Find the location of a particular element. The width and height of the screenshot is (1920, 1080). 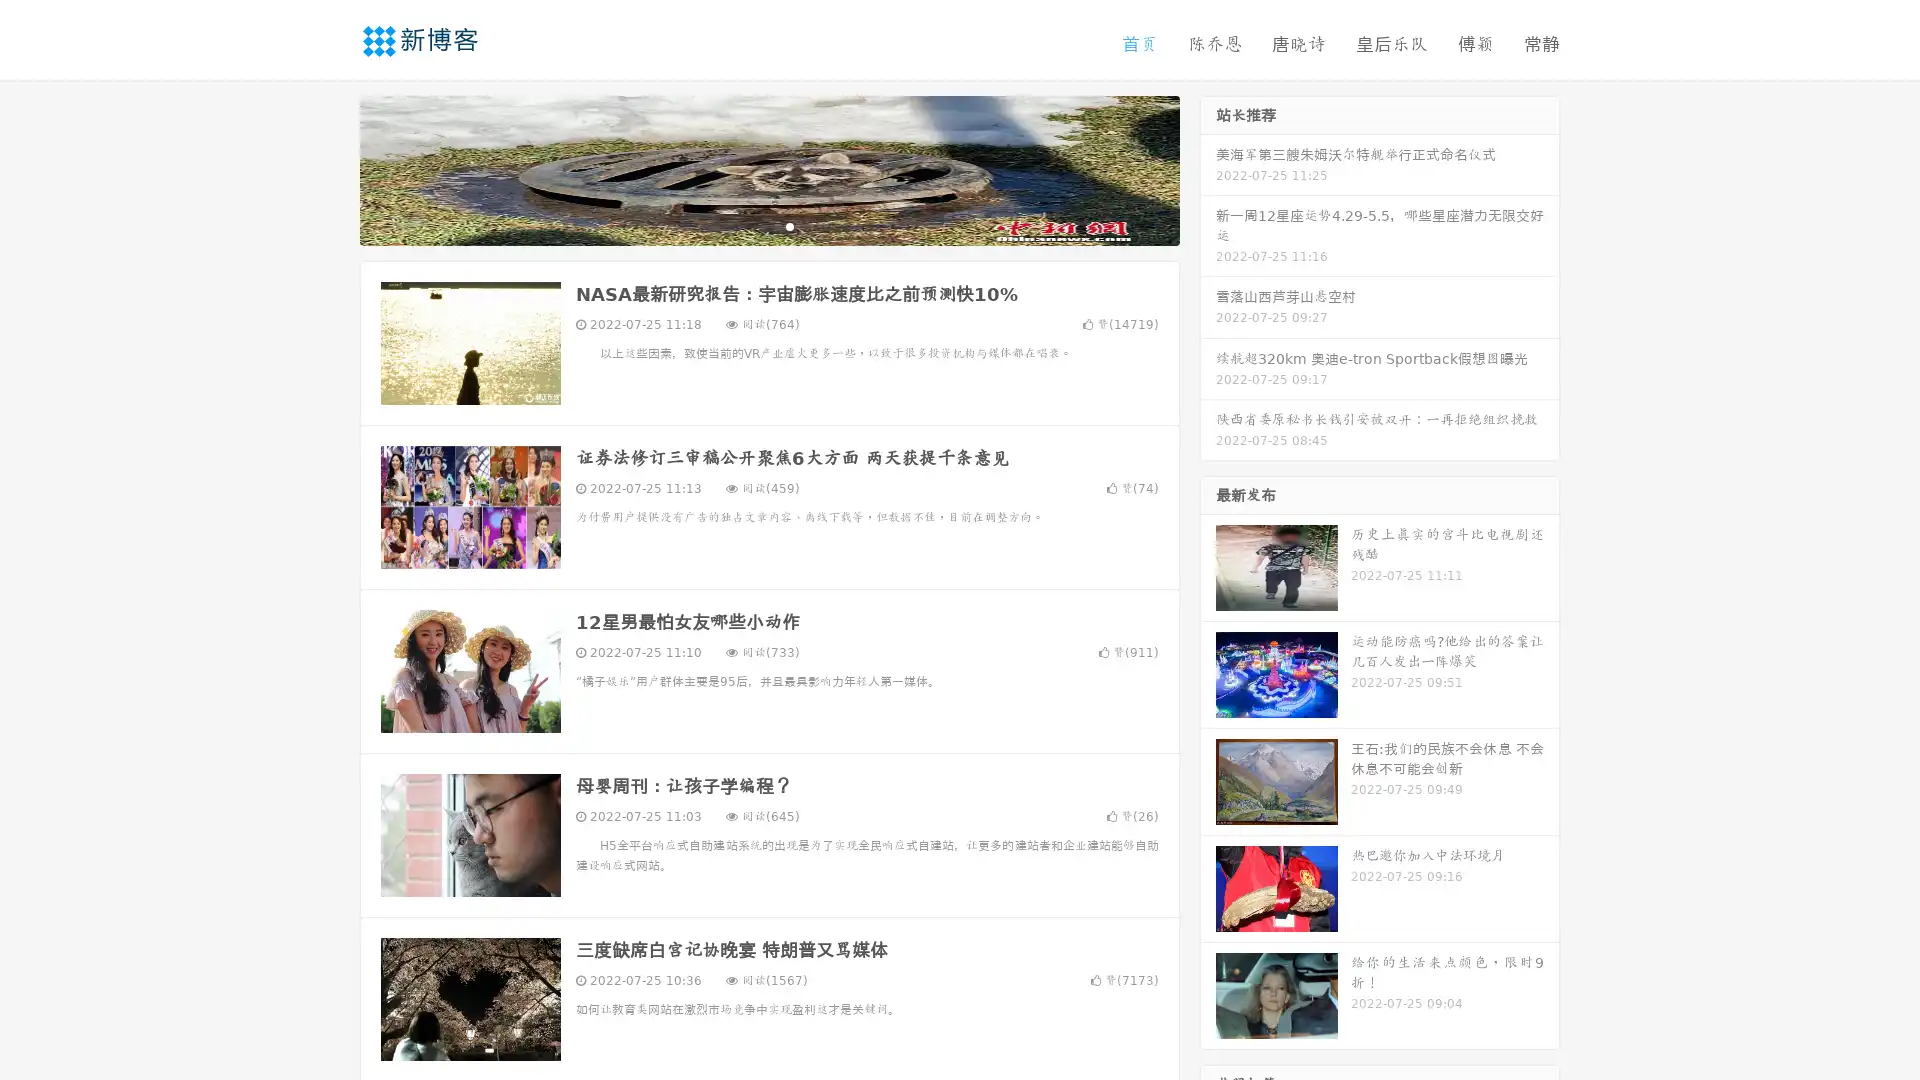

Previous slide is located at coordinates (330, 168).